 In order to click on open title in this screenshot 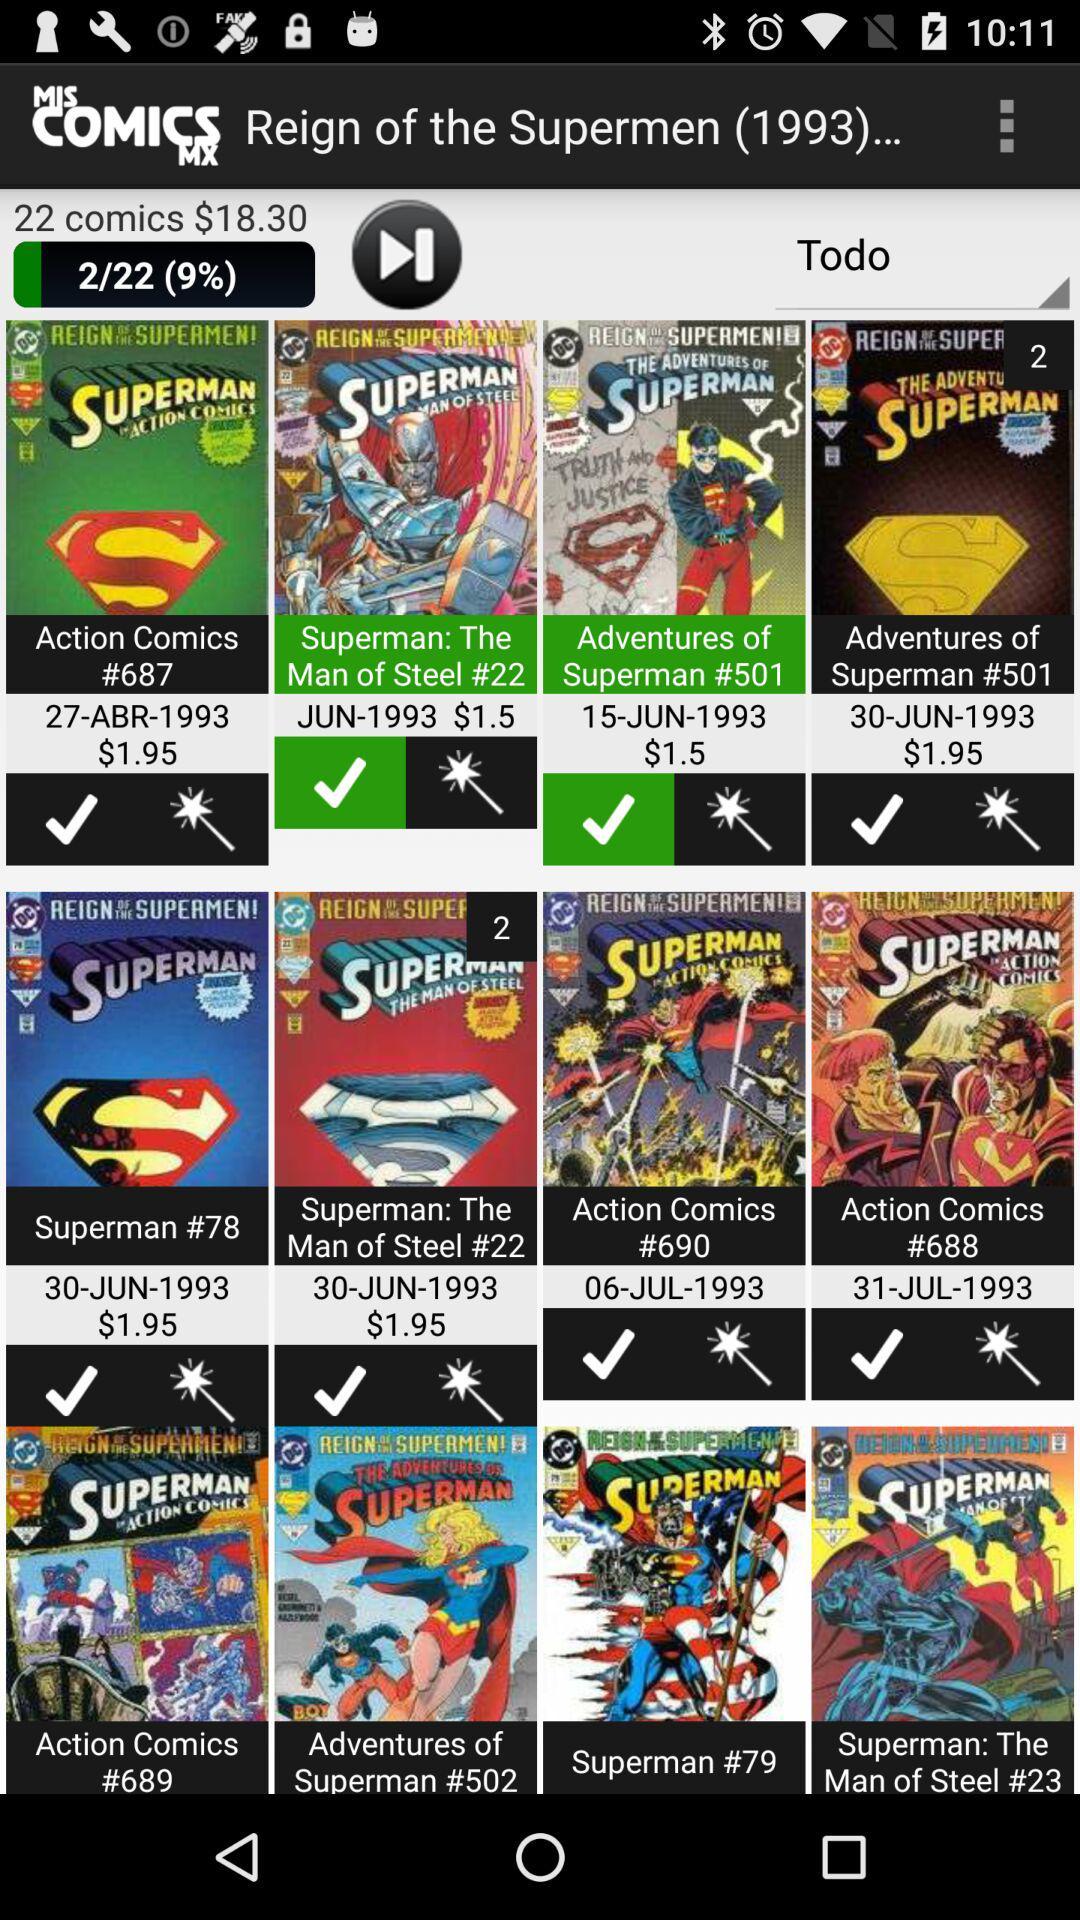, I will do `click(136, 1090)`.